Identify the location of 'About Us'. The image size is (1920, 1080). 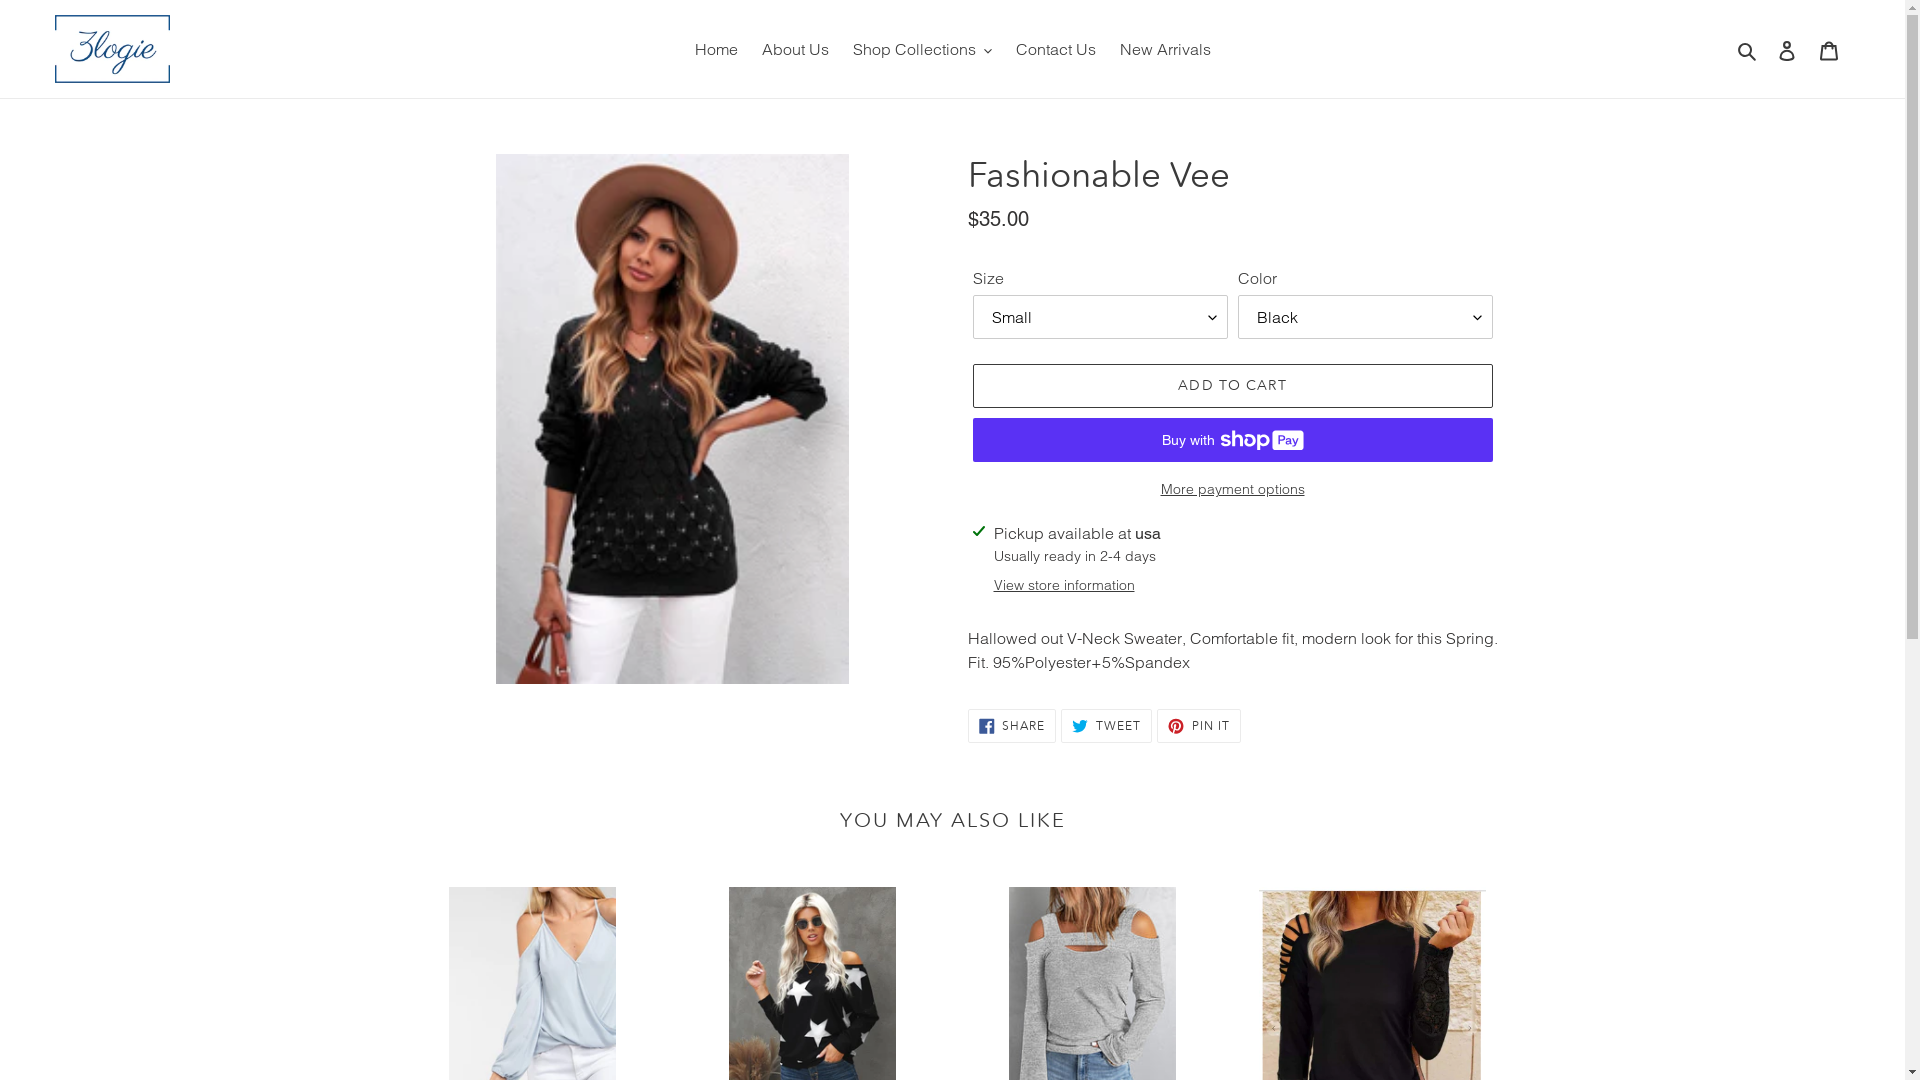
(794, 48).